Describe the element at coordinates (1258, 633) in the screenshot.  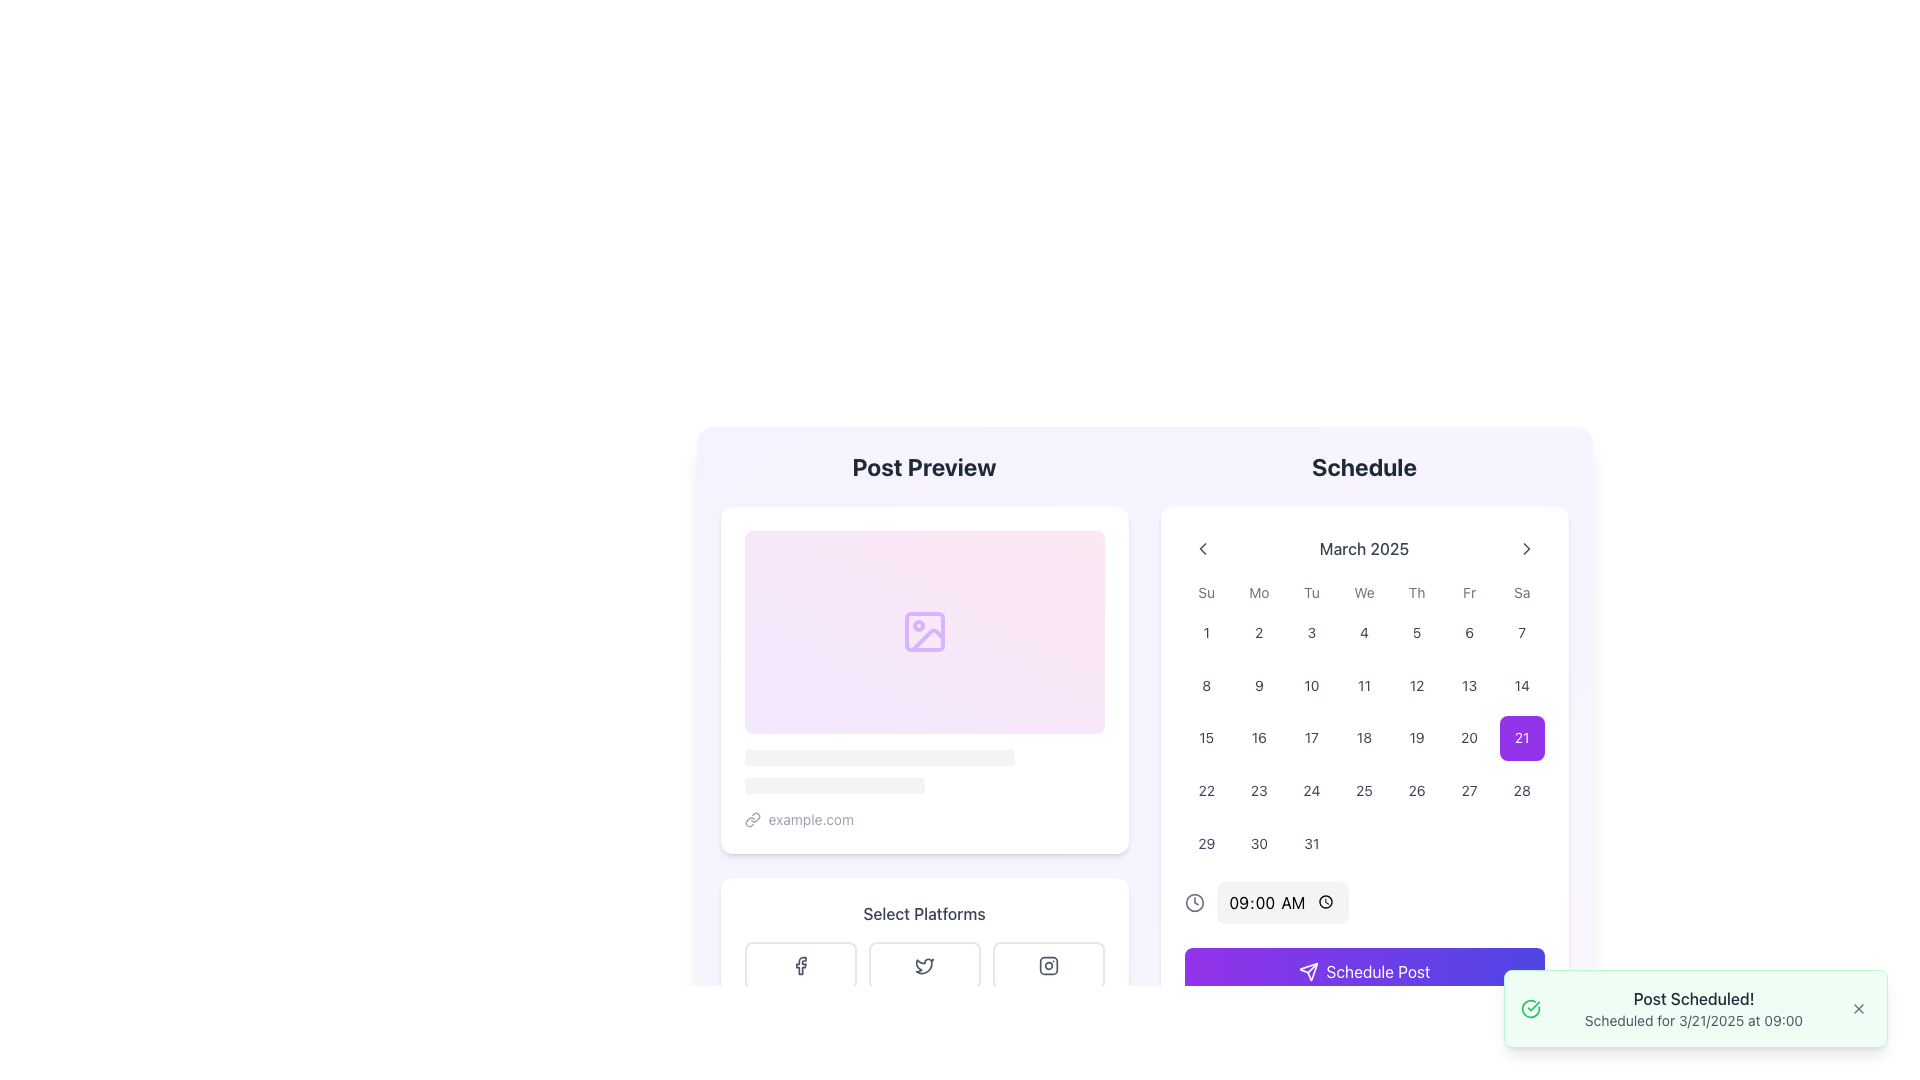
I see `the selectable calendar day button representing the date '2', located under the 'Mo' column header in the calendar grid layout` at that location.